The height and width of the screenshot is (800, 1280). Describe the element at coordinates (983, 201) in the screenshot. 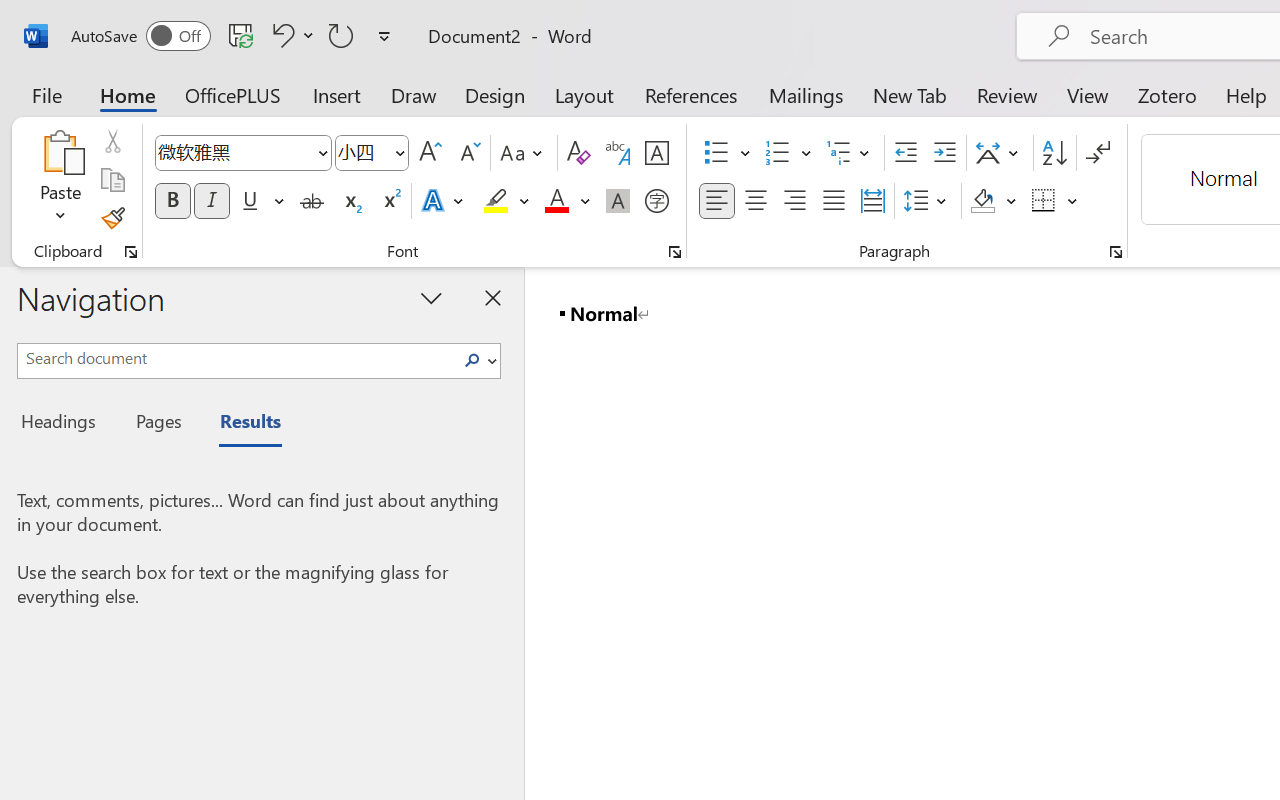

I see `'Shading RGB(0, 0, 0)'` at that location.